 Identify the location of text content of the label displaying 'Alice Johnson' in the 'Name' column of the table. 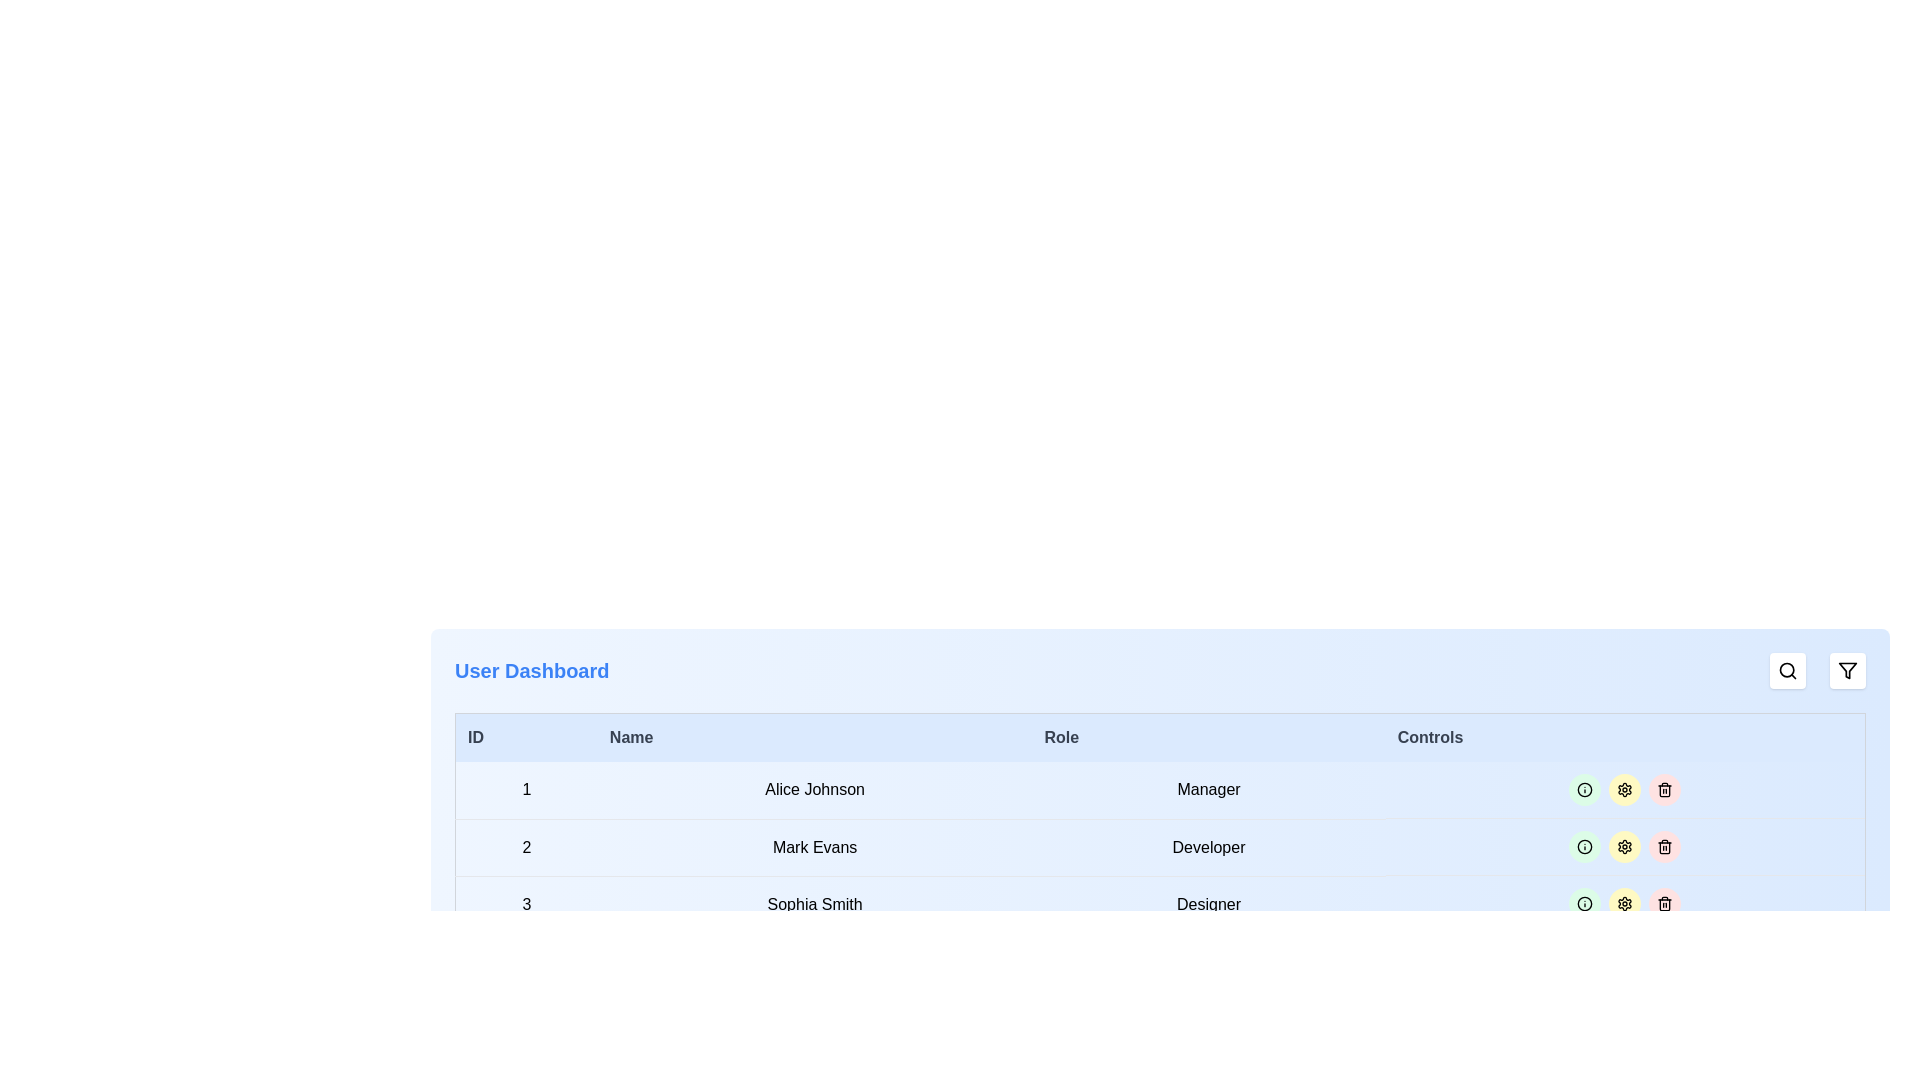
(815, 789).